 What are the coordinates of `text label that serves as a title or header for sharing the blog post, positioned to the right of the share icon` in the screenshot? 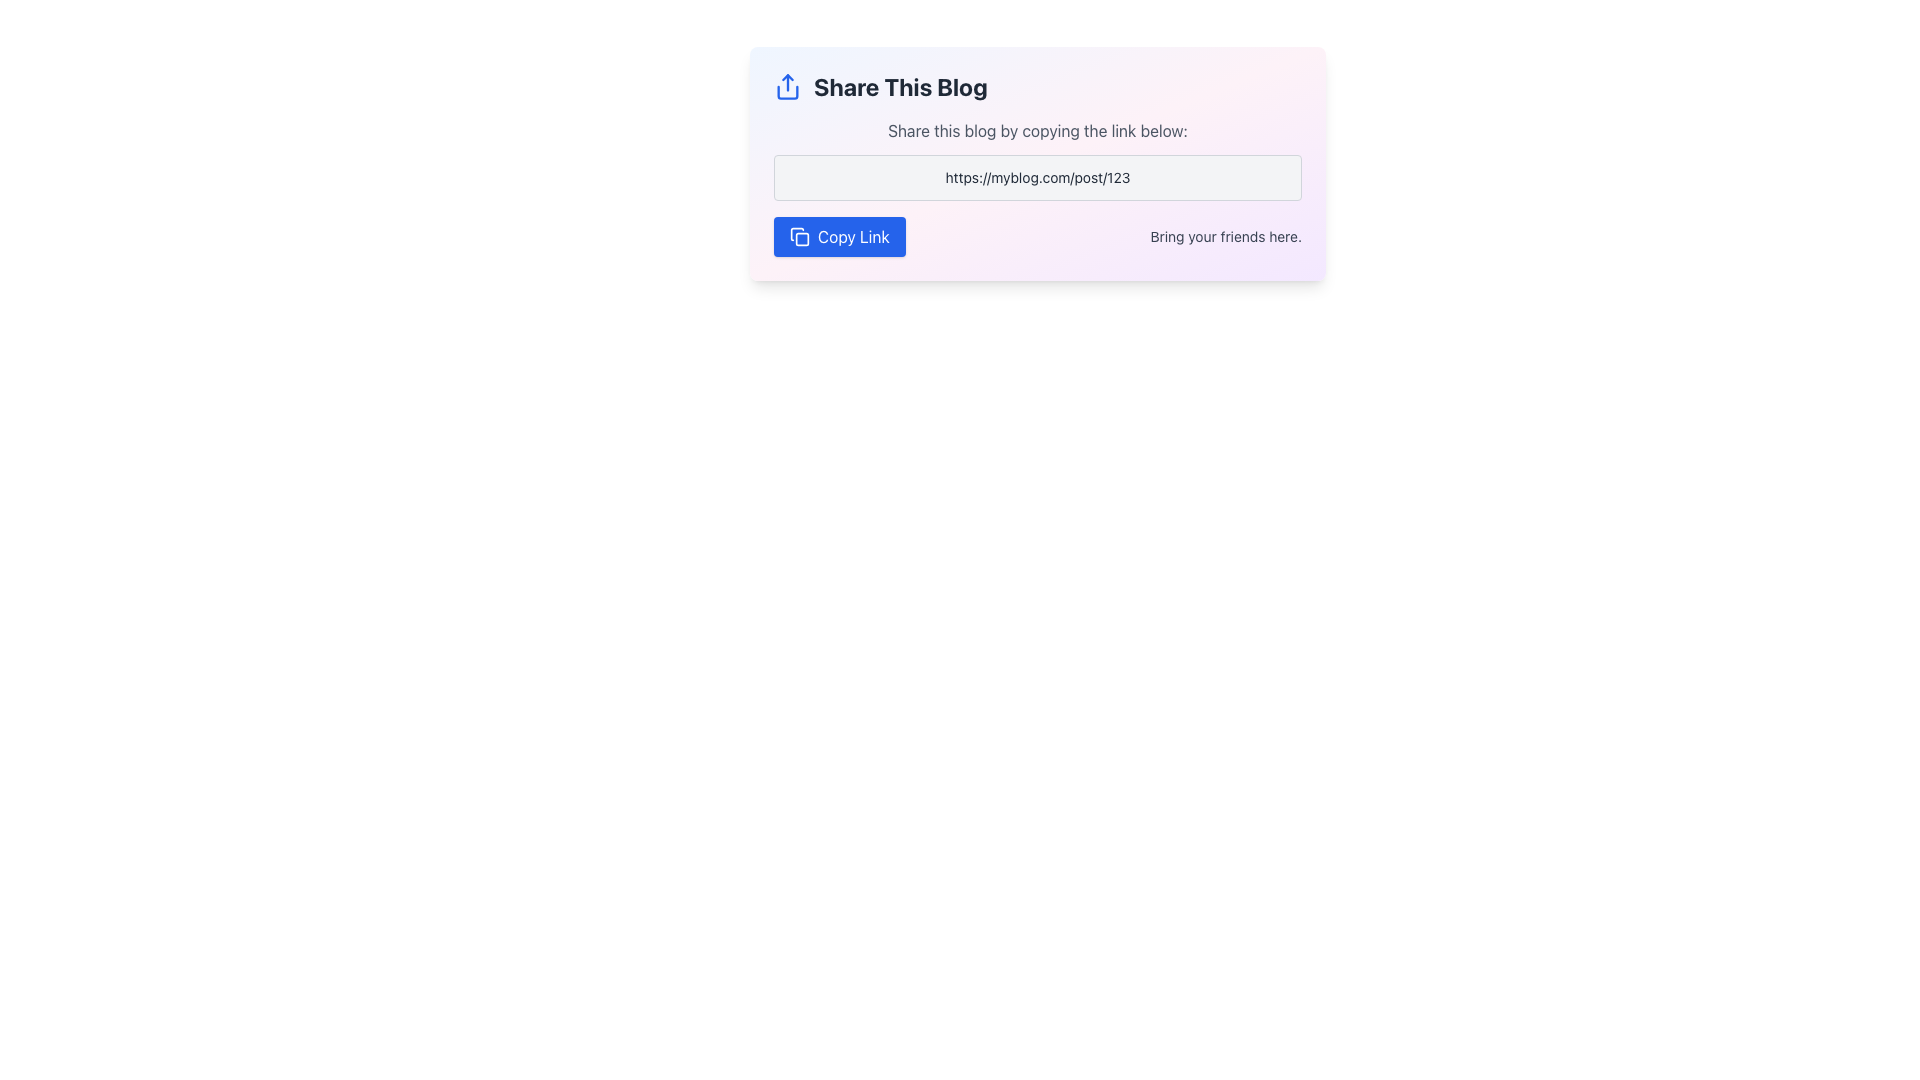 It's located at (899, 86).